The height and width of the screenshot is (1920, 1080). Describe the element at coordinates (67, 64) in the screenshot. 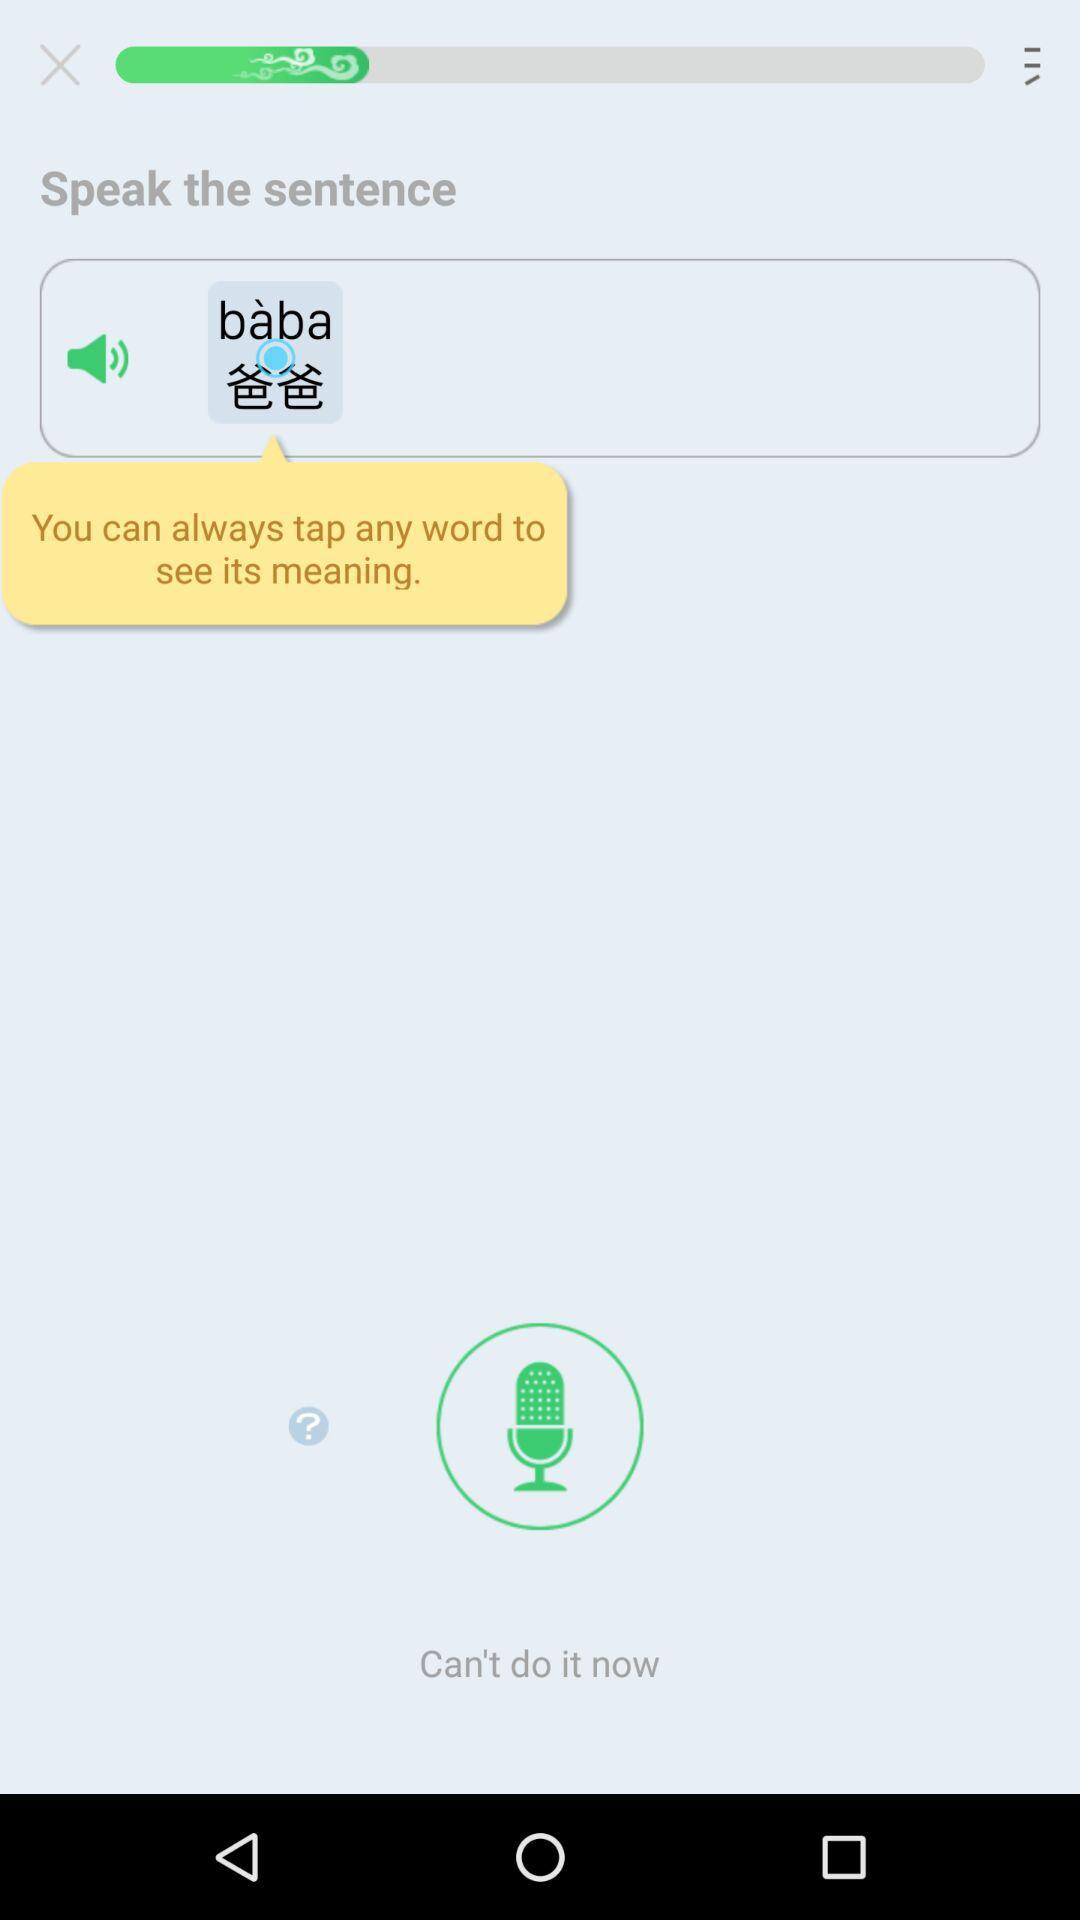

I see `closes the app` at that location.